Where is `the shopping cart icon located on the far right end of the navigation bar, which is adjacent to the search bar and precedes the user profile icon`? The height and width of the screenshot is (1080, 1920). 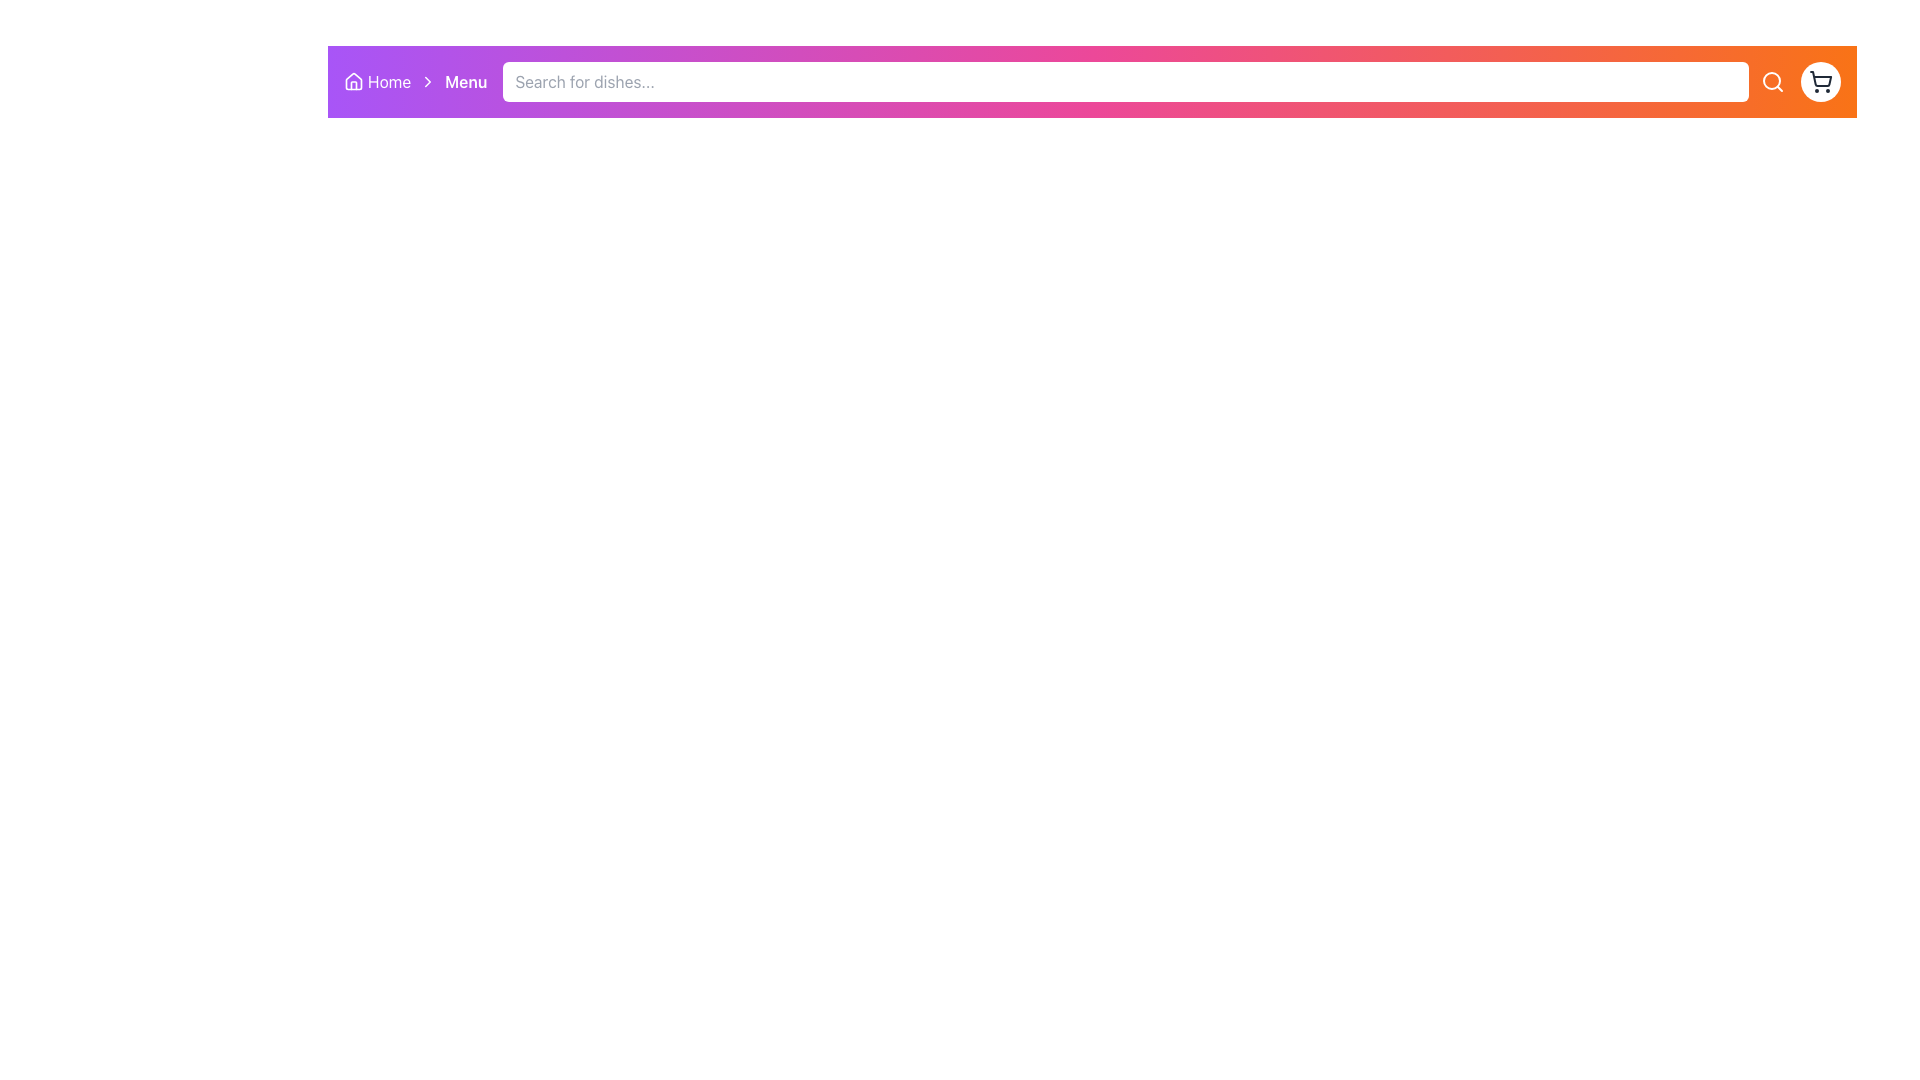
the shopping cart icon located on the far right end of the navigation bar, which is adjacent to the search bar and precedes the user profile icon is located at coordinates (1821, 78).